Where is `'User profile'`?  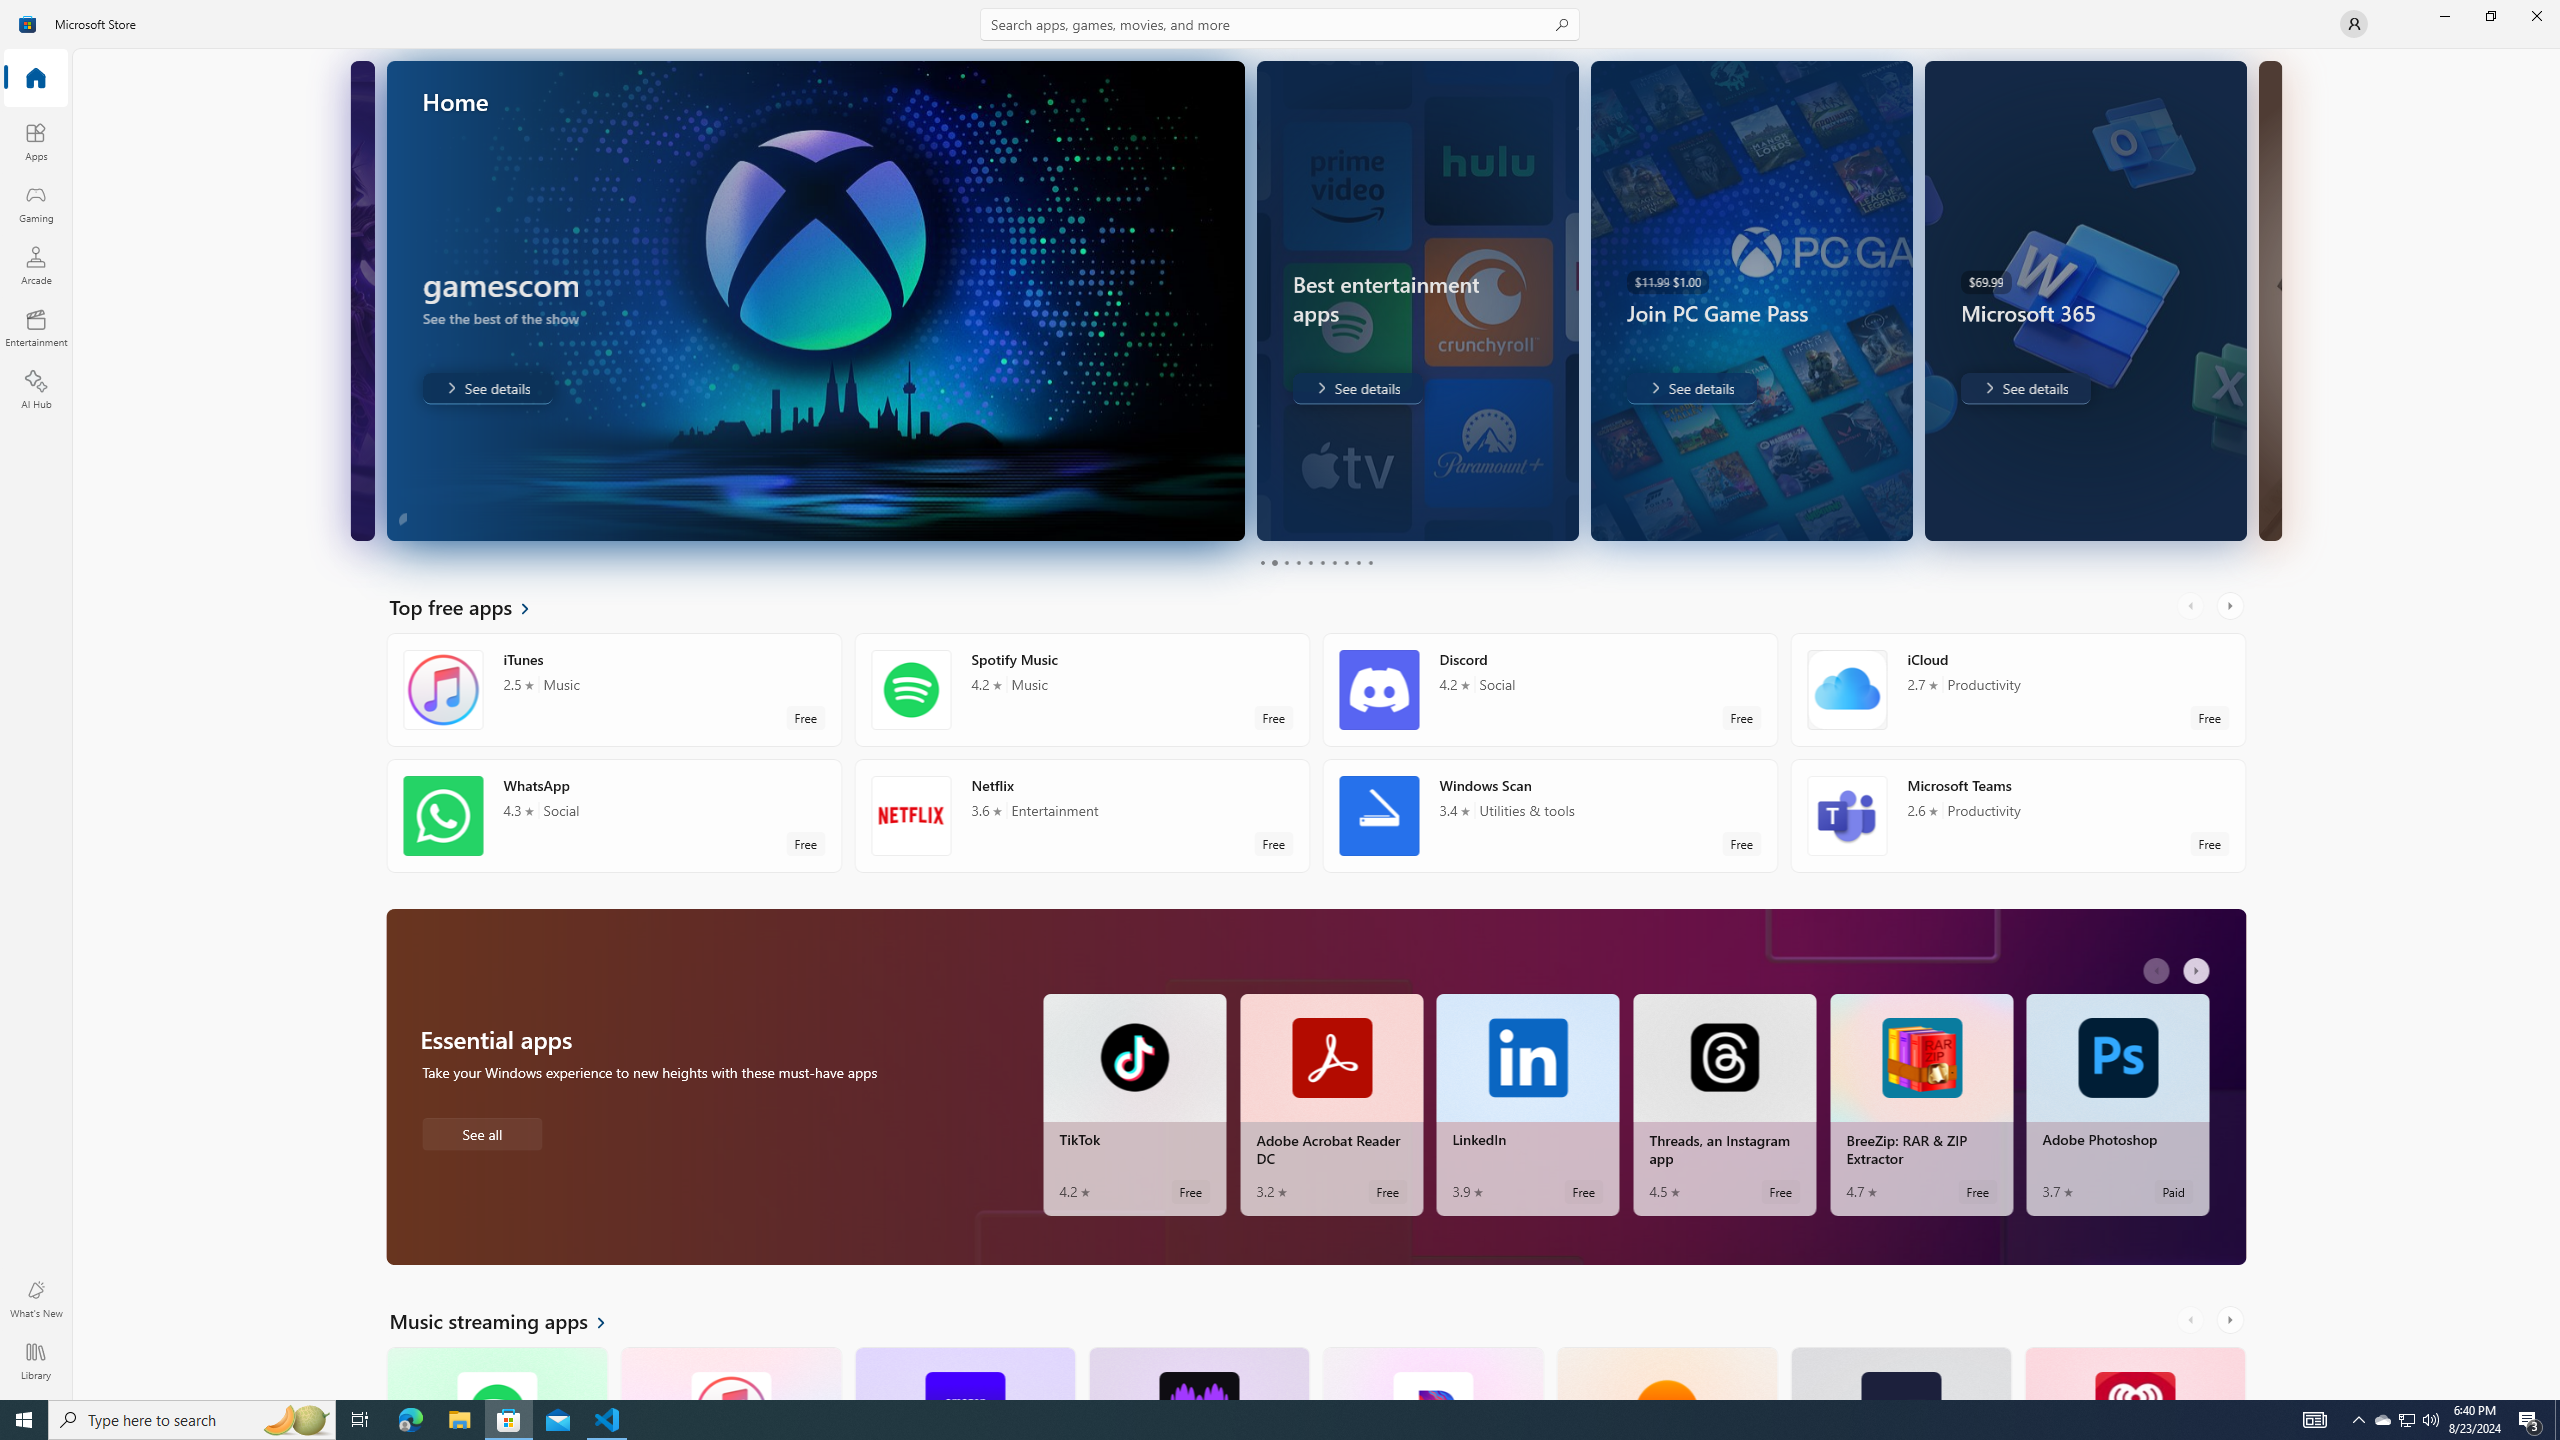
'User profile' is located at coordinates (2352, 22).